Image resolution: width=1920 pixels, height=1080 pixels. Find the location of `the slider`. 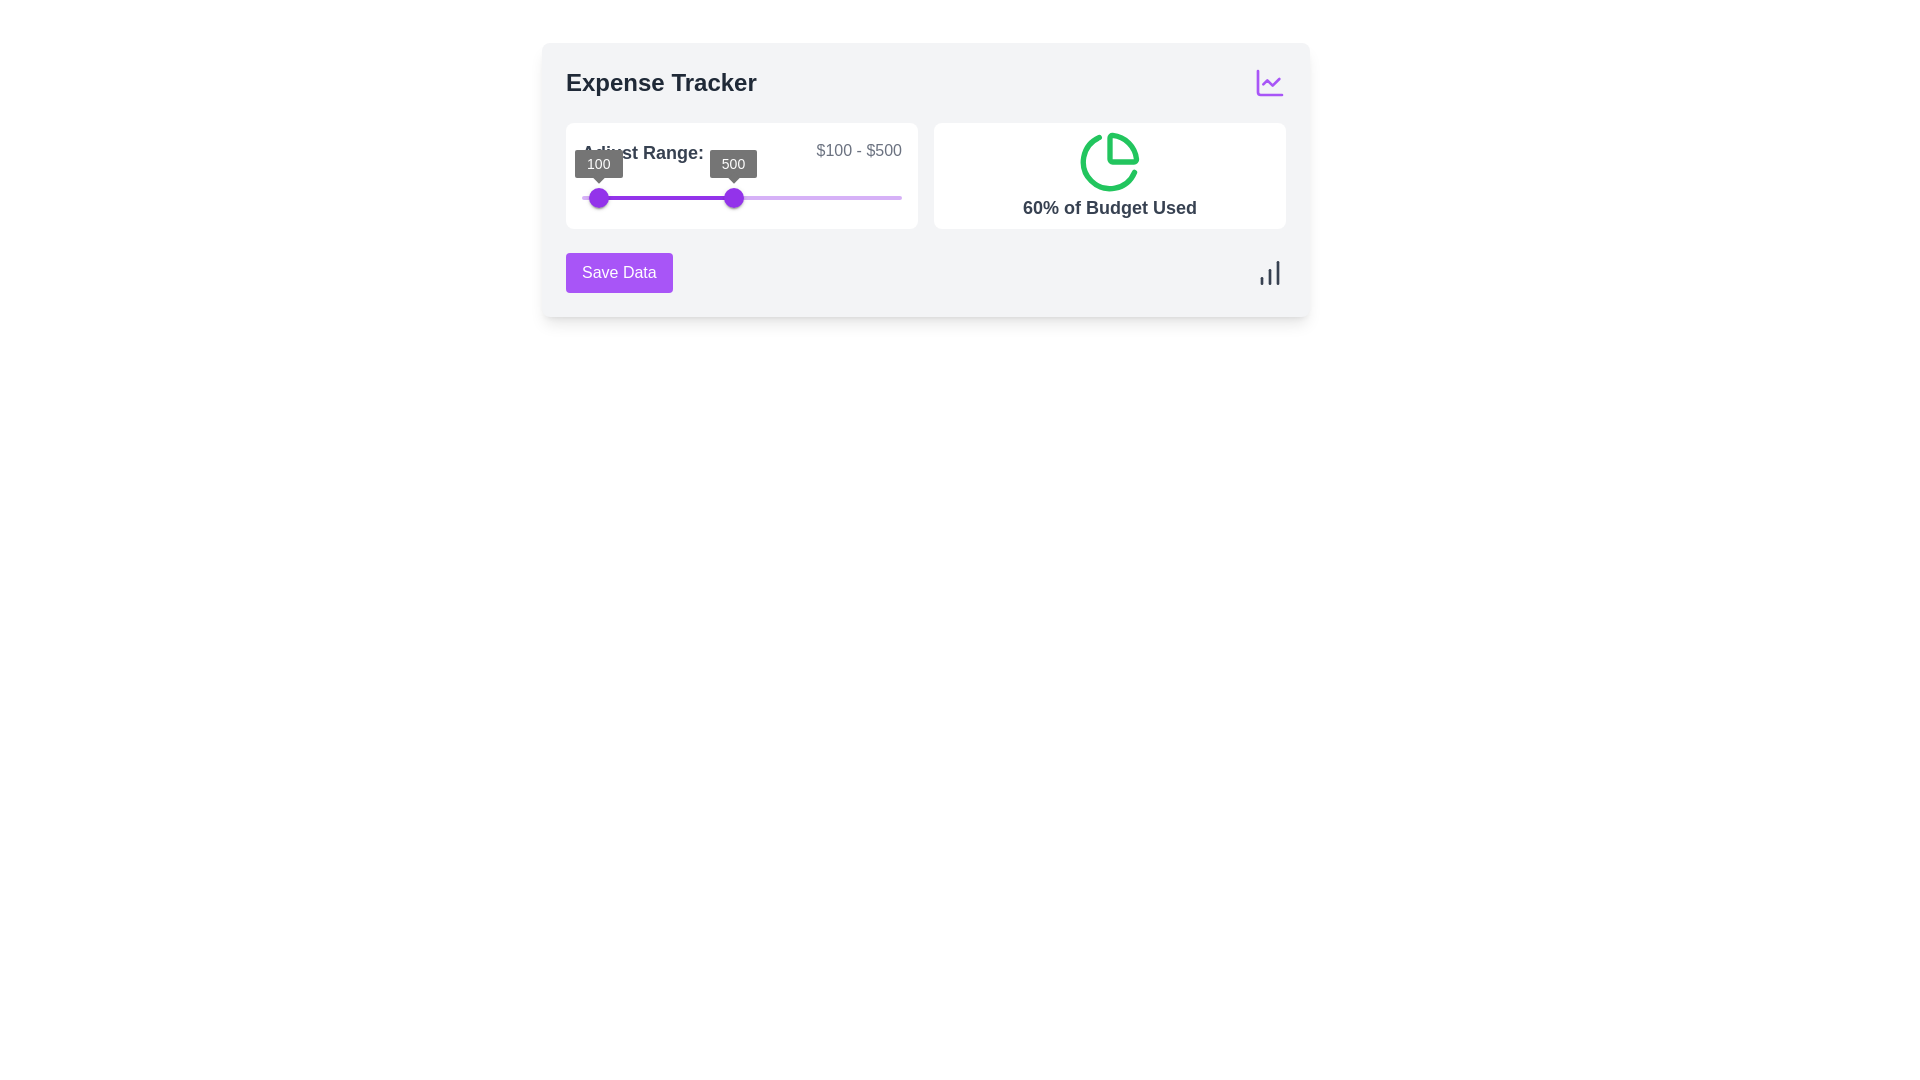

the slider is located at coordinates (950, 197).